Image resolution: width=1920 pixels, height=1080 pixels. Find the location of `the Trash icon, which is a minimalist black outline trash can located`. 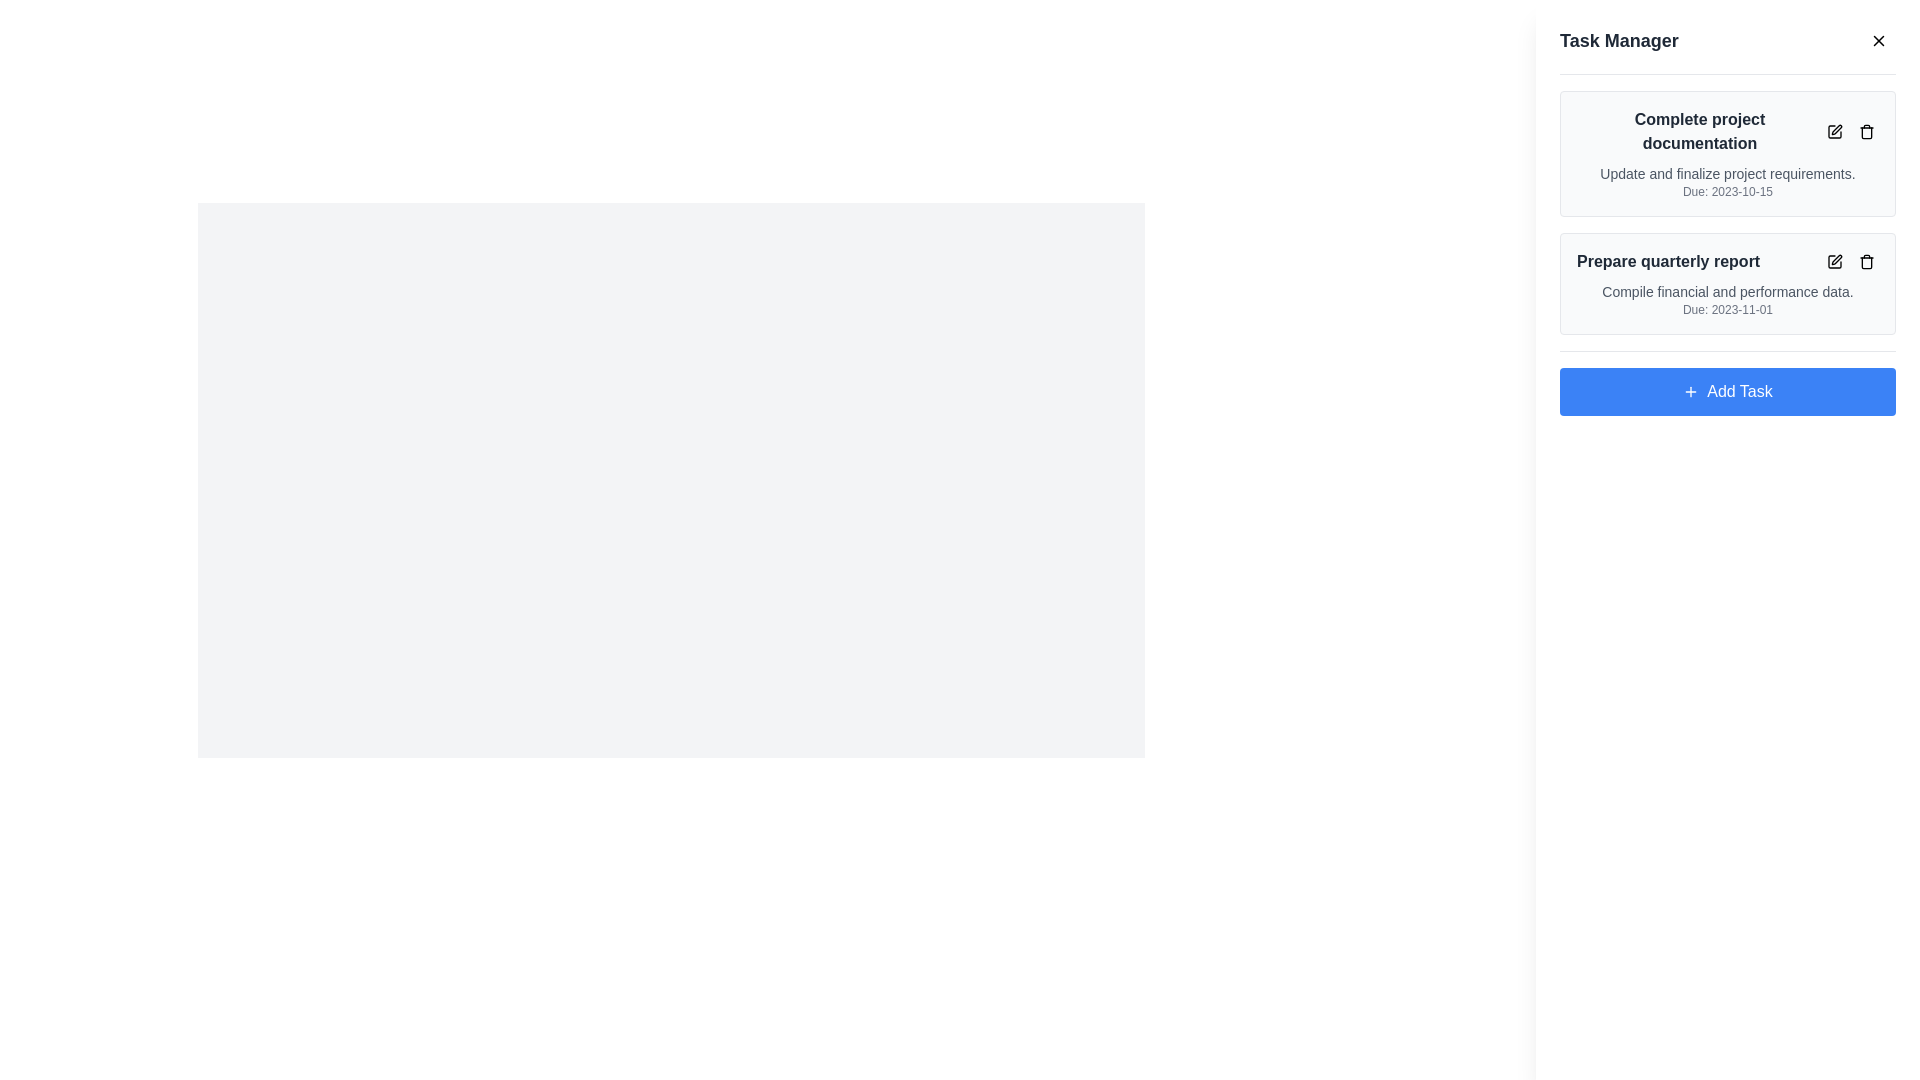

the Trash icon, which is a minimalist black outline trash can located is located at coordinates (1866, 131).